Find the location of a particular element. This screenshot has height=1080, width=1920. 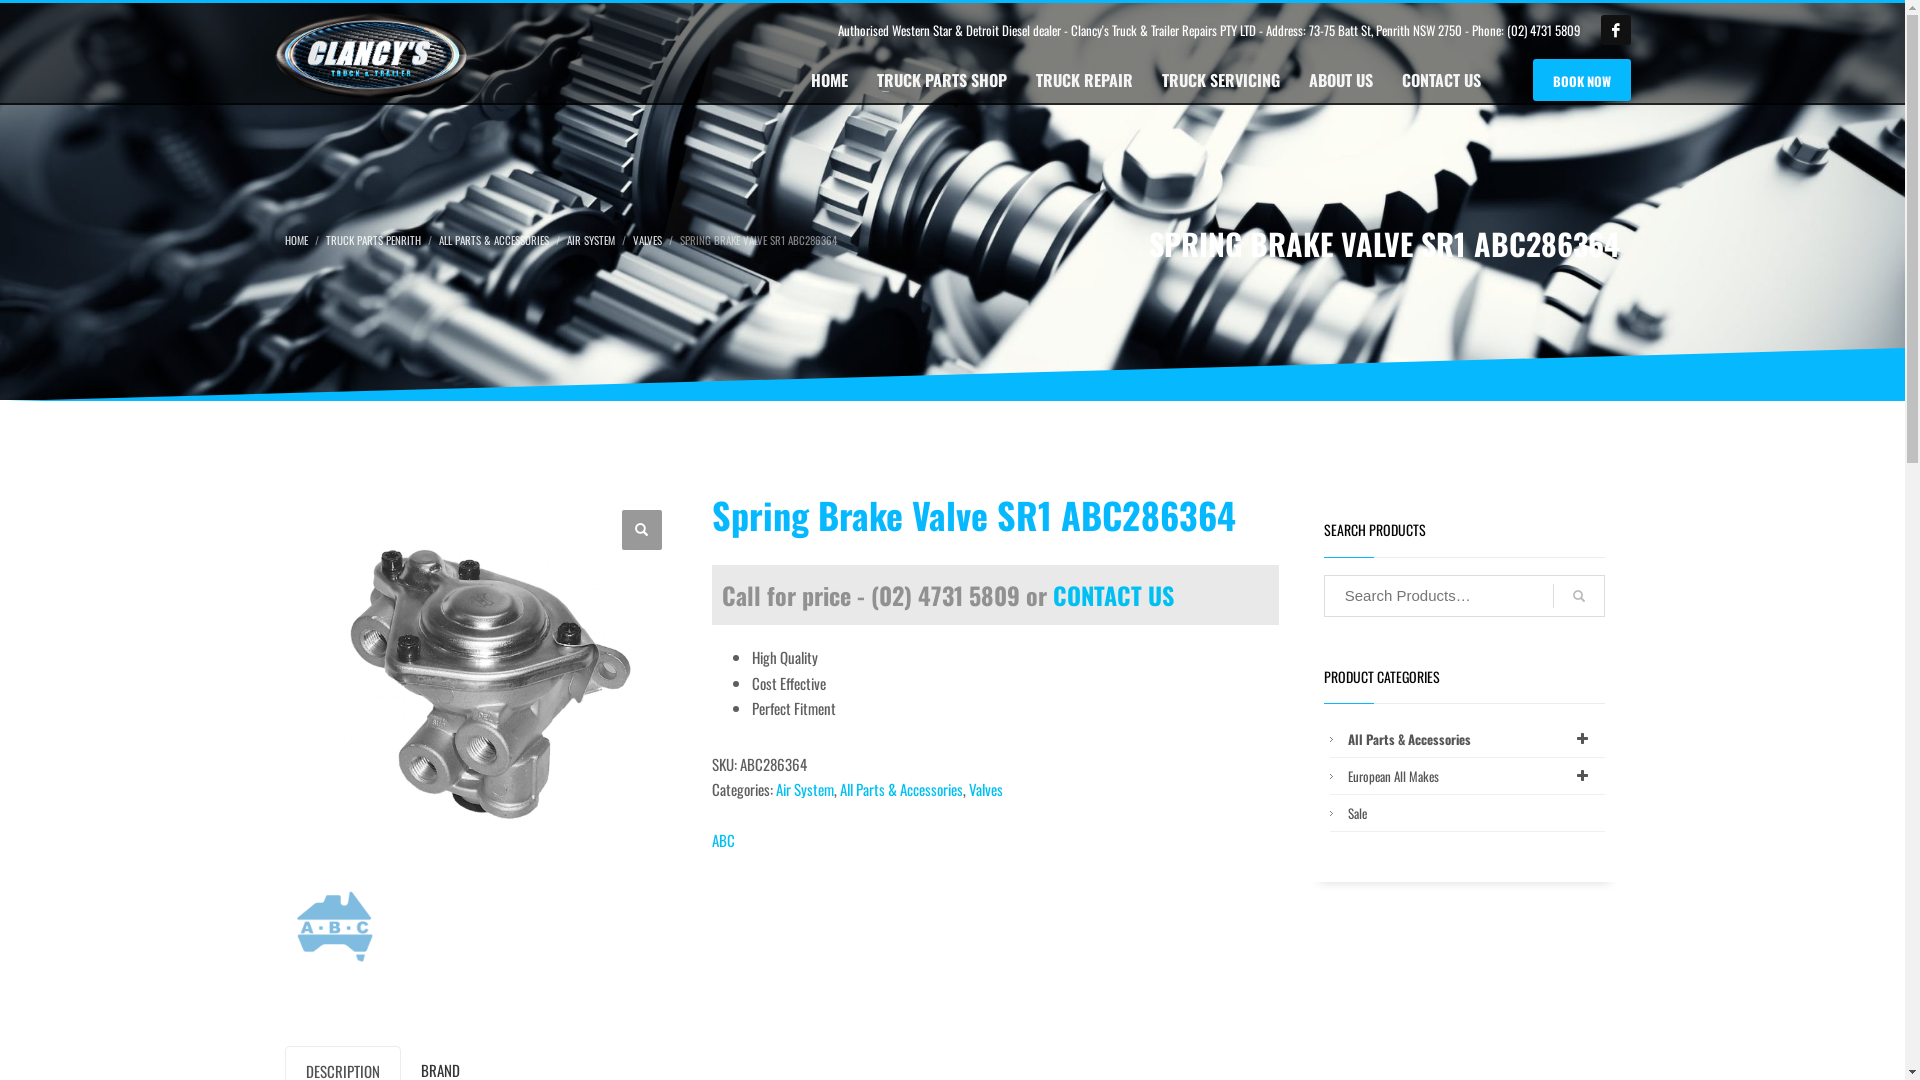

'BOOK NOW' is located at coordinates (1581, 79).